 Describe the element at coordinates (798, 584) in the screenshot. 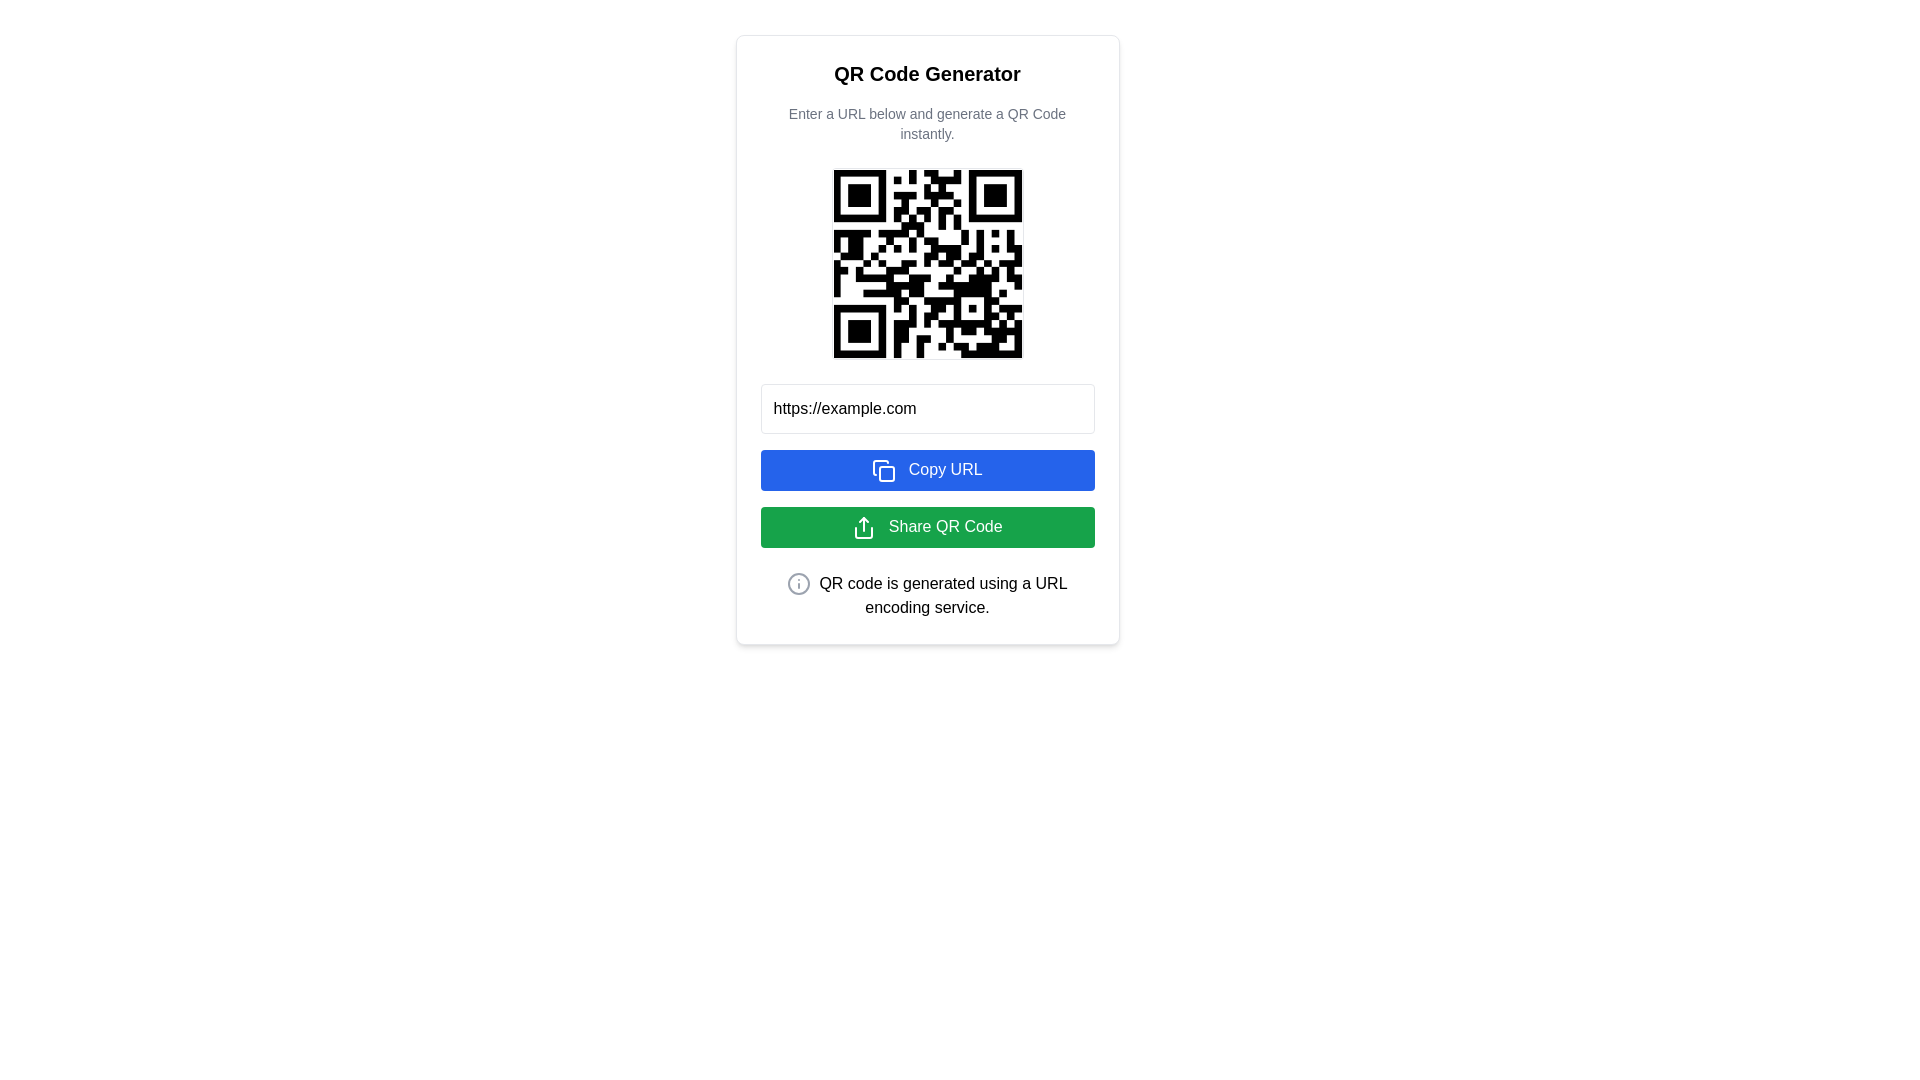

I see `the central circular part of the SVG icon representing the information icon` at that location.